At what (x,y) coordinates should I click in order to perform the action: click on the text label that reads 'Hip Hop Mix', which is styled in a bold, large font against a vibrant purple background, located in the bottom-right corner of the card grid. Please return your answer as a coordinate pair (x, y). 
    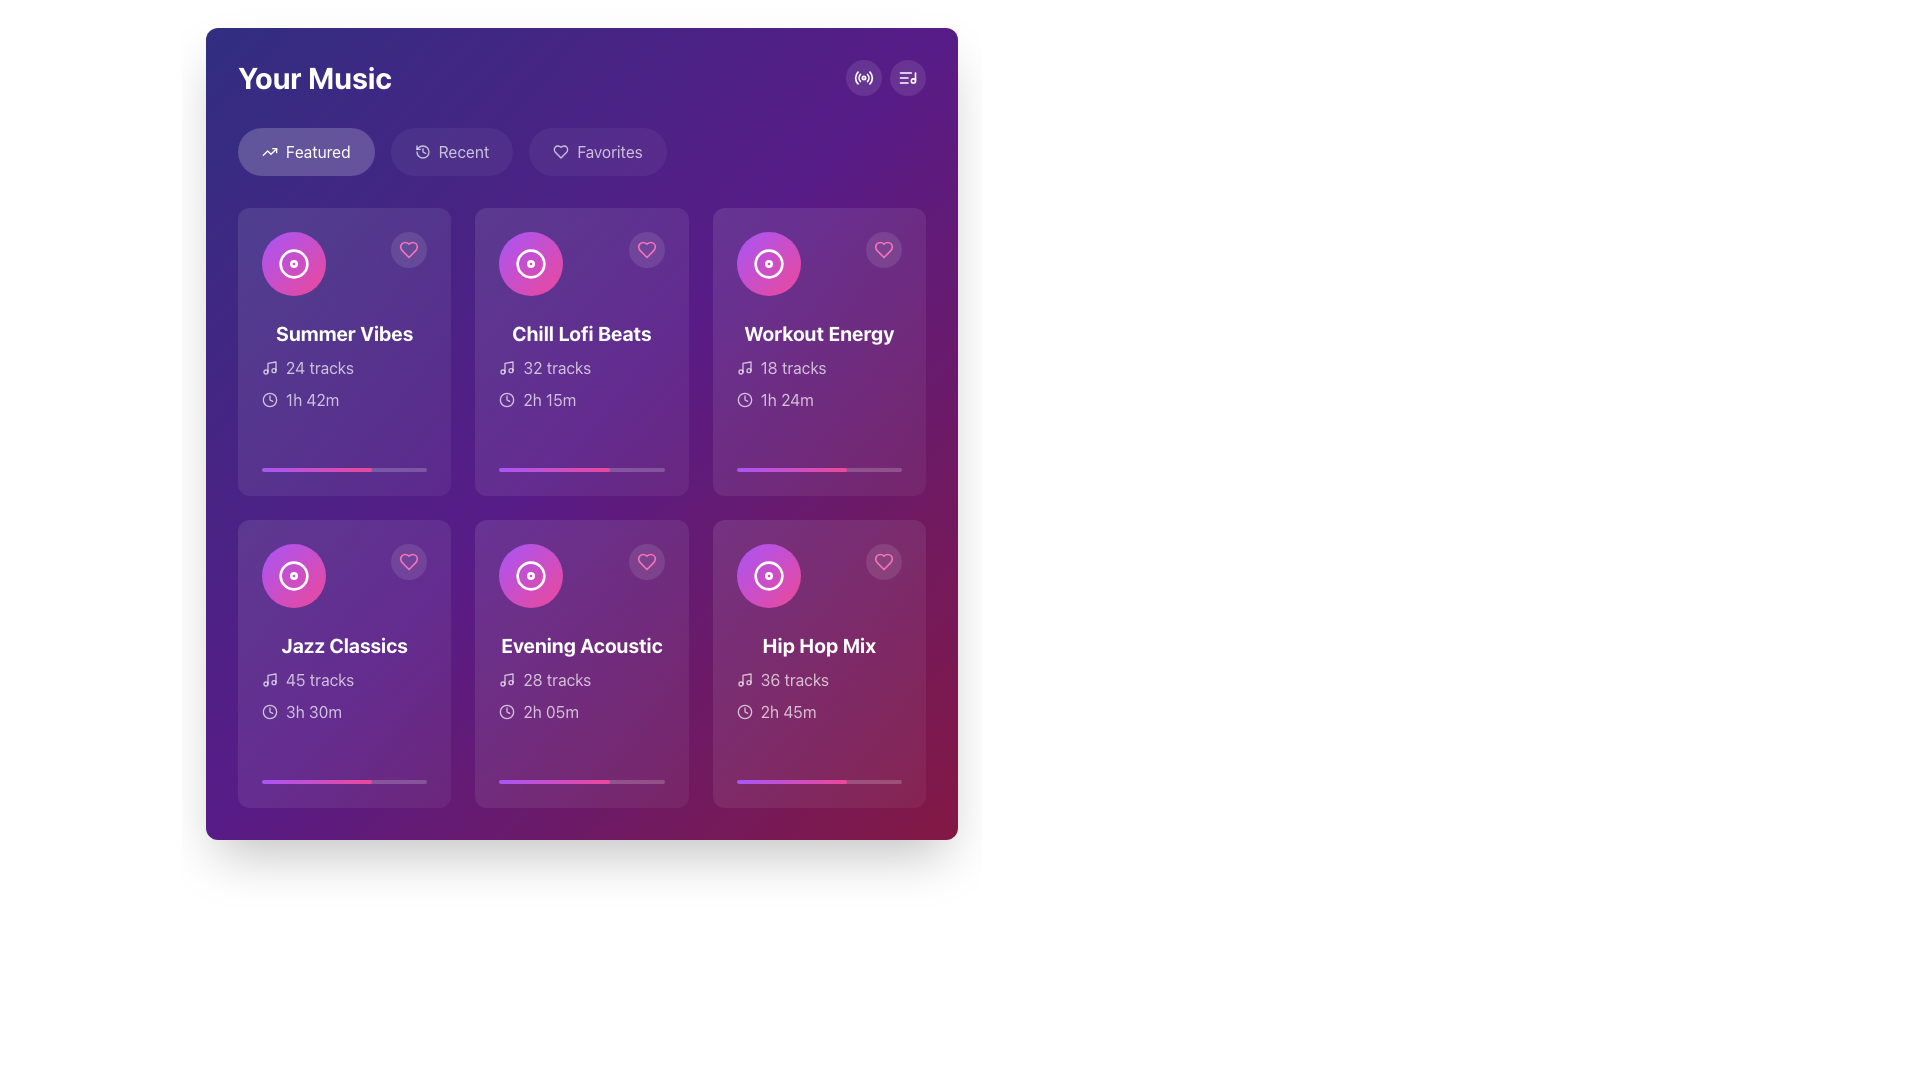
    Looking at the image, I should click on (819, 645).